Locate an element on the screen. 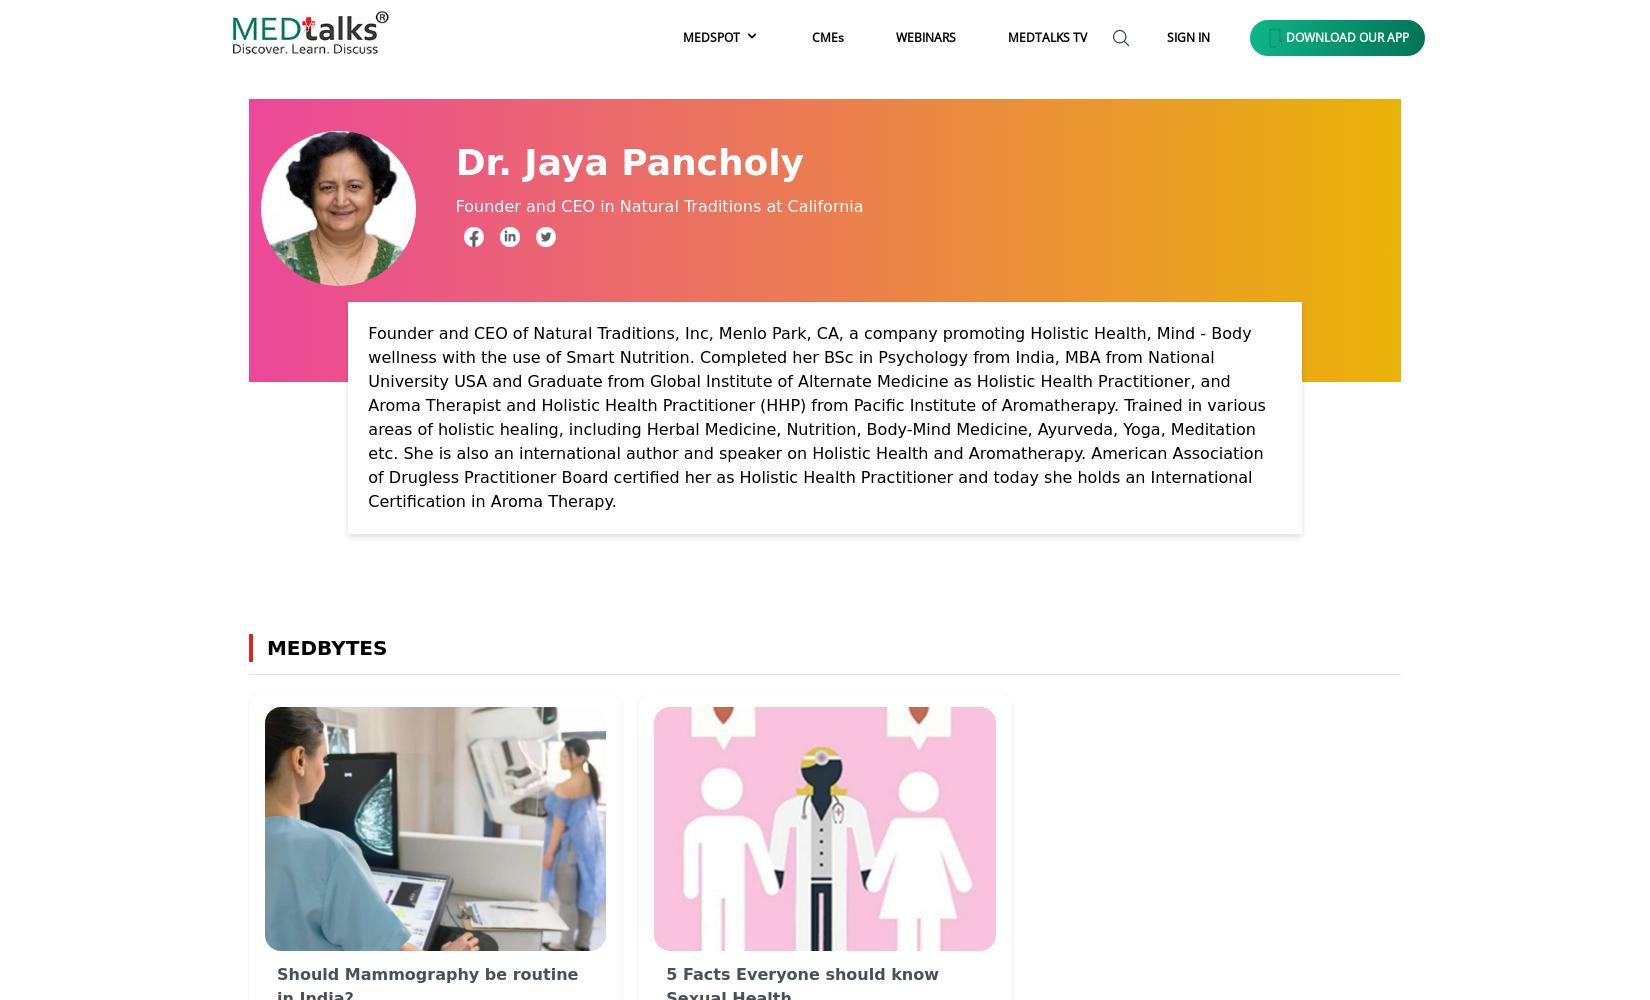  'DOWNLOAD OUR APP' is located at coordinates (1346, 36).